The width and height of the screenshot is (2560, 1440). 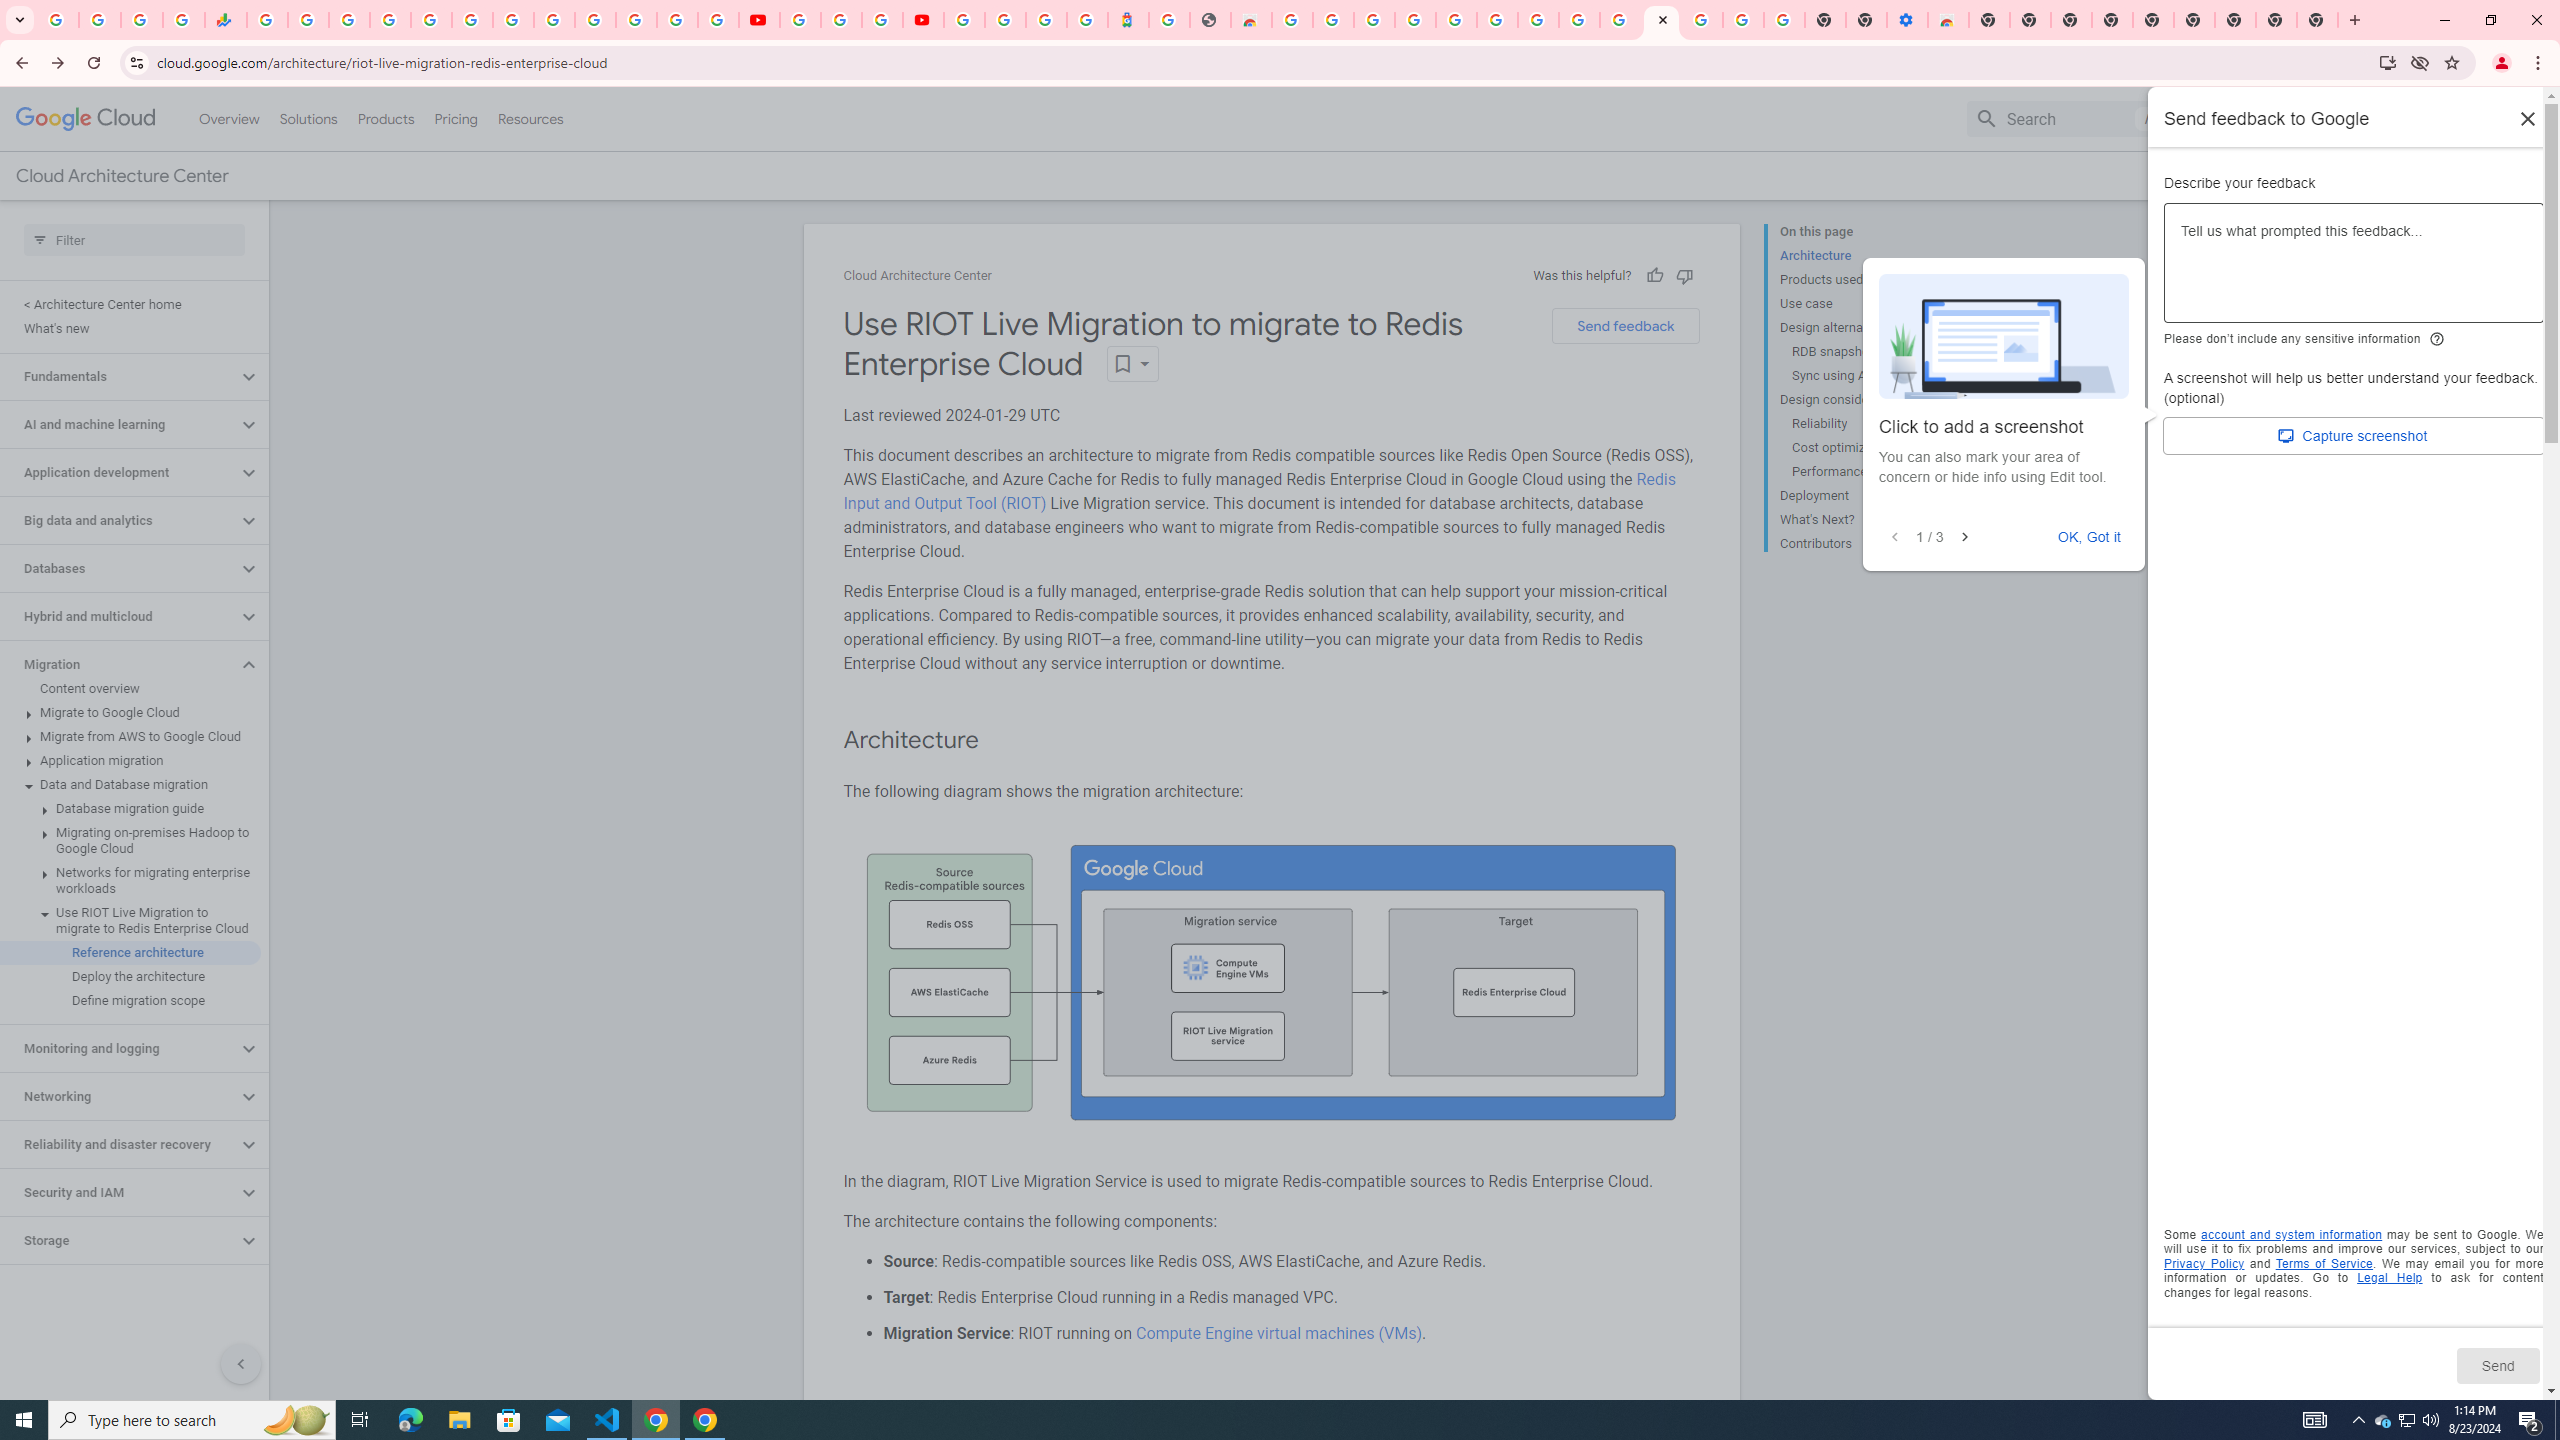 What do you see at coordinates (1860, 398) in the screenshot?
I see `'Design considerations'` at bounding box center [1860, 398].